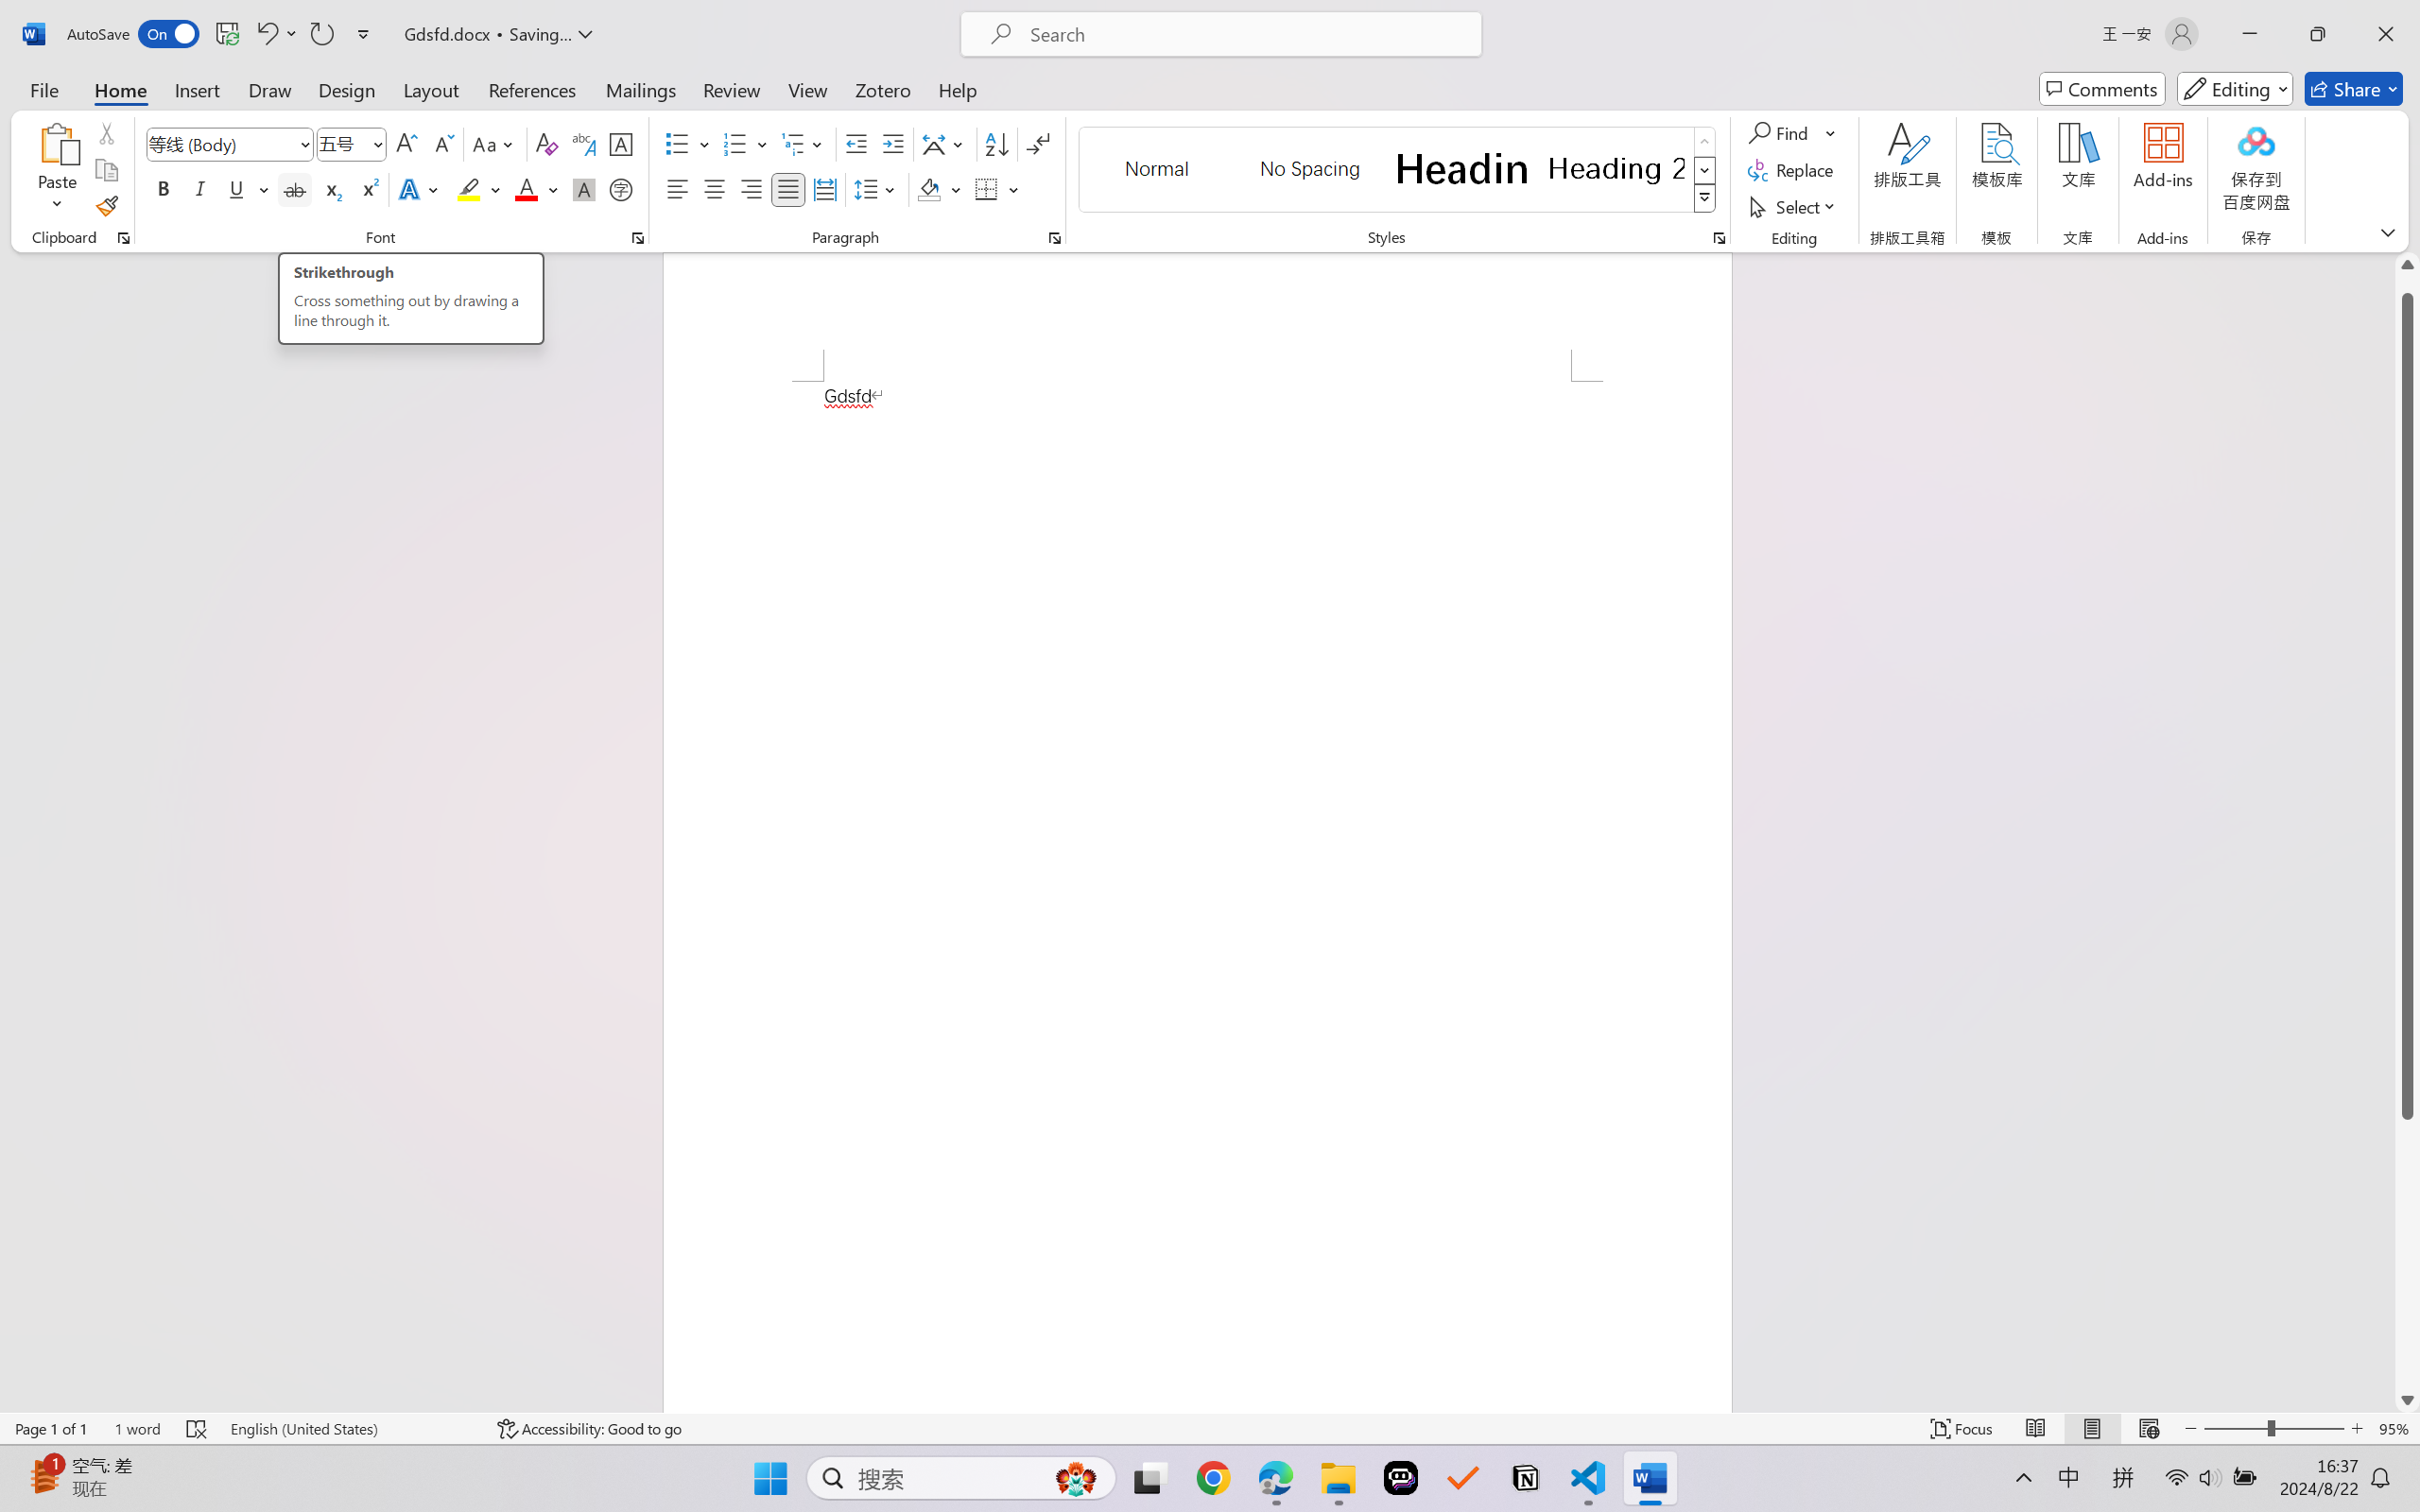 This screenshot has height=1512, width=2420. What do you see at coordinates (581, 144) in the screenshot?
I see `'Phonetic Guide...'` at bounding box center [581, 144].